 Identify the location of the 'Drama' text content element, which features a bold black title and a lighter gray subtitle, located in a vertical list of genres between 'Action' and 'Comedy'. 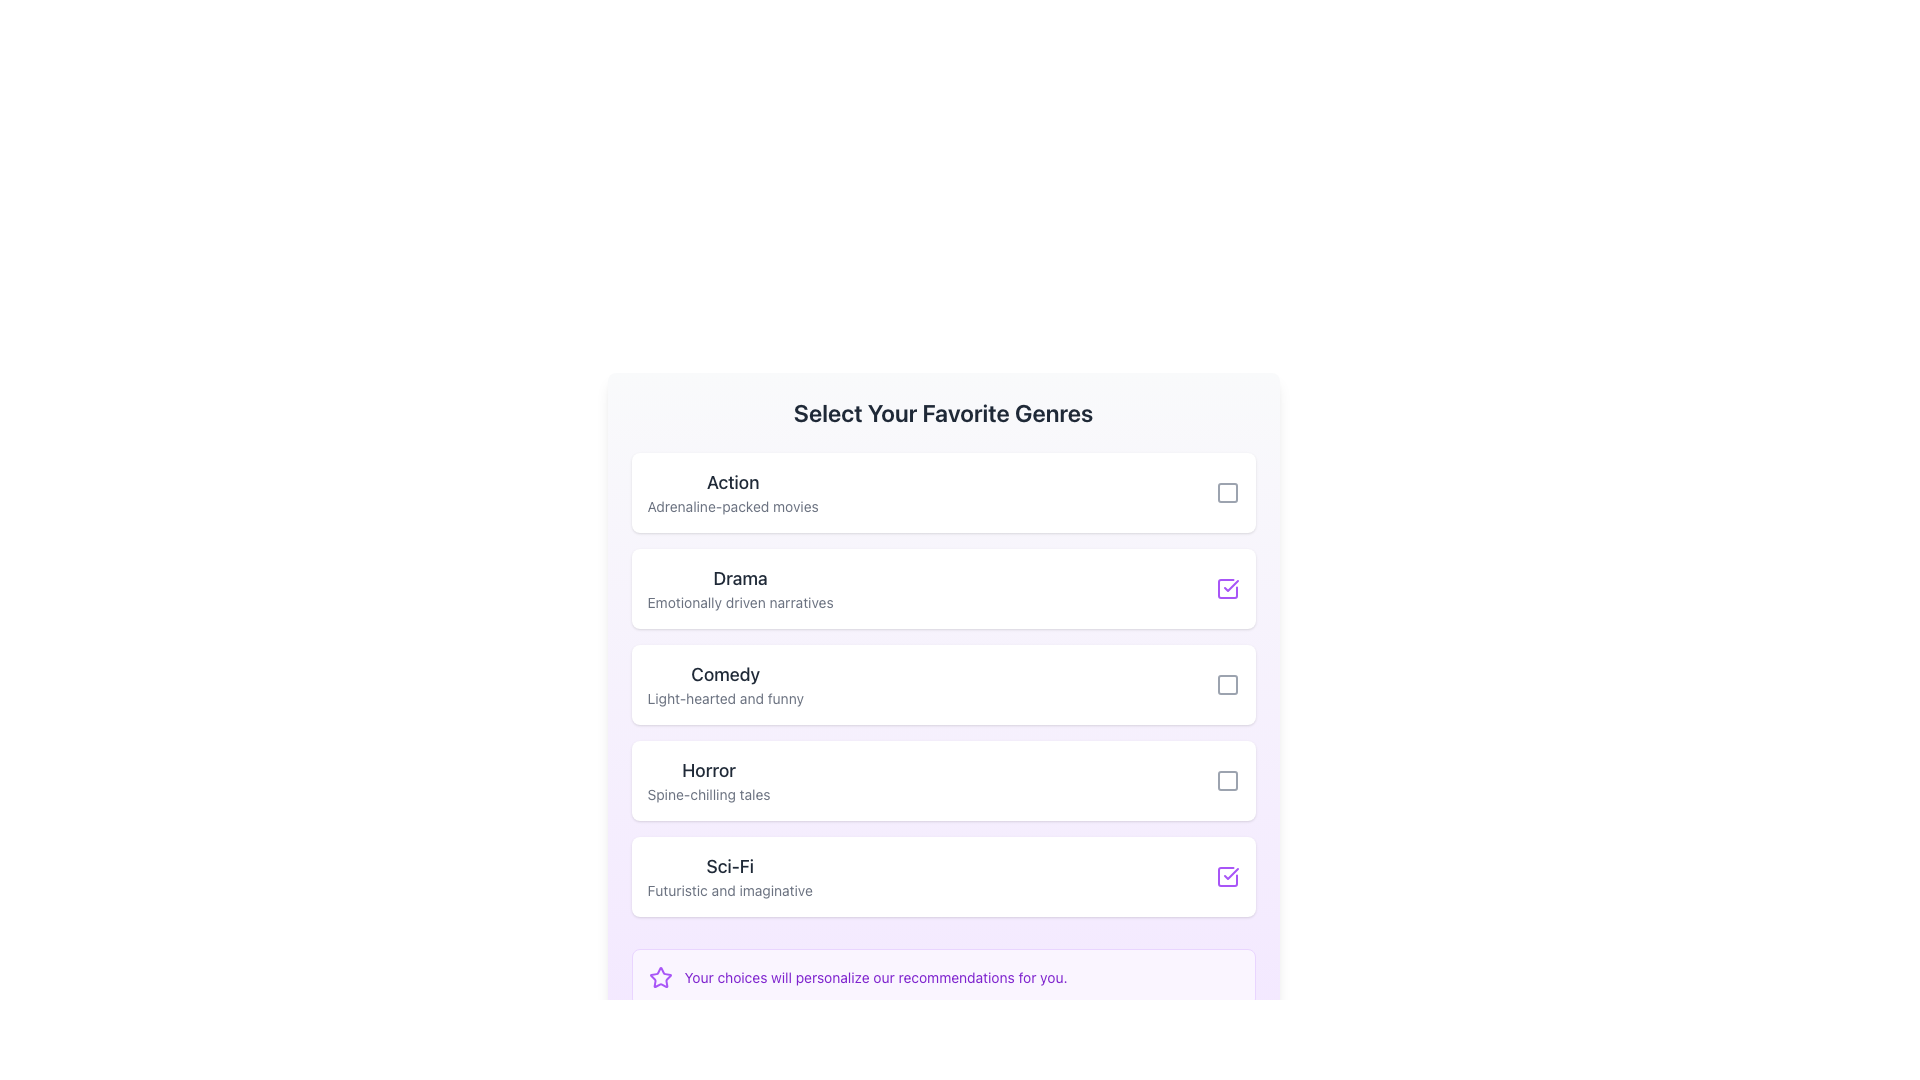
(739, 588).